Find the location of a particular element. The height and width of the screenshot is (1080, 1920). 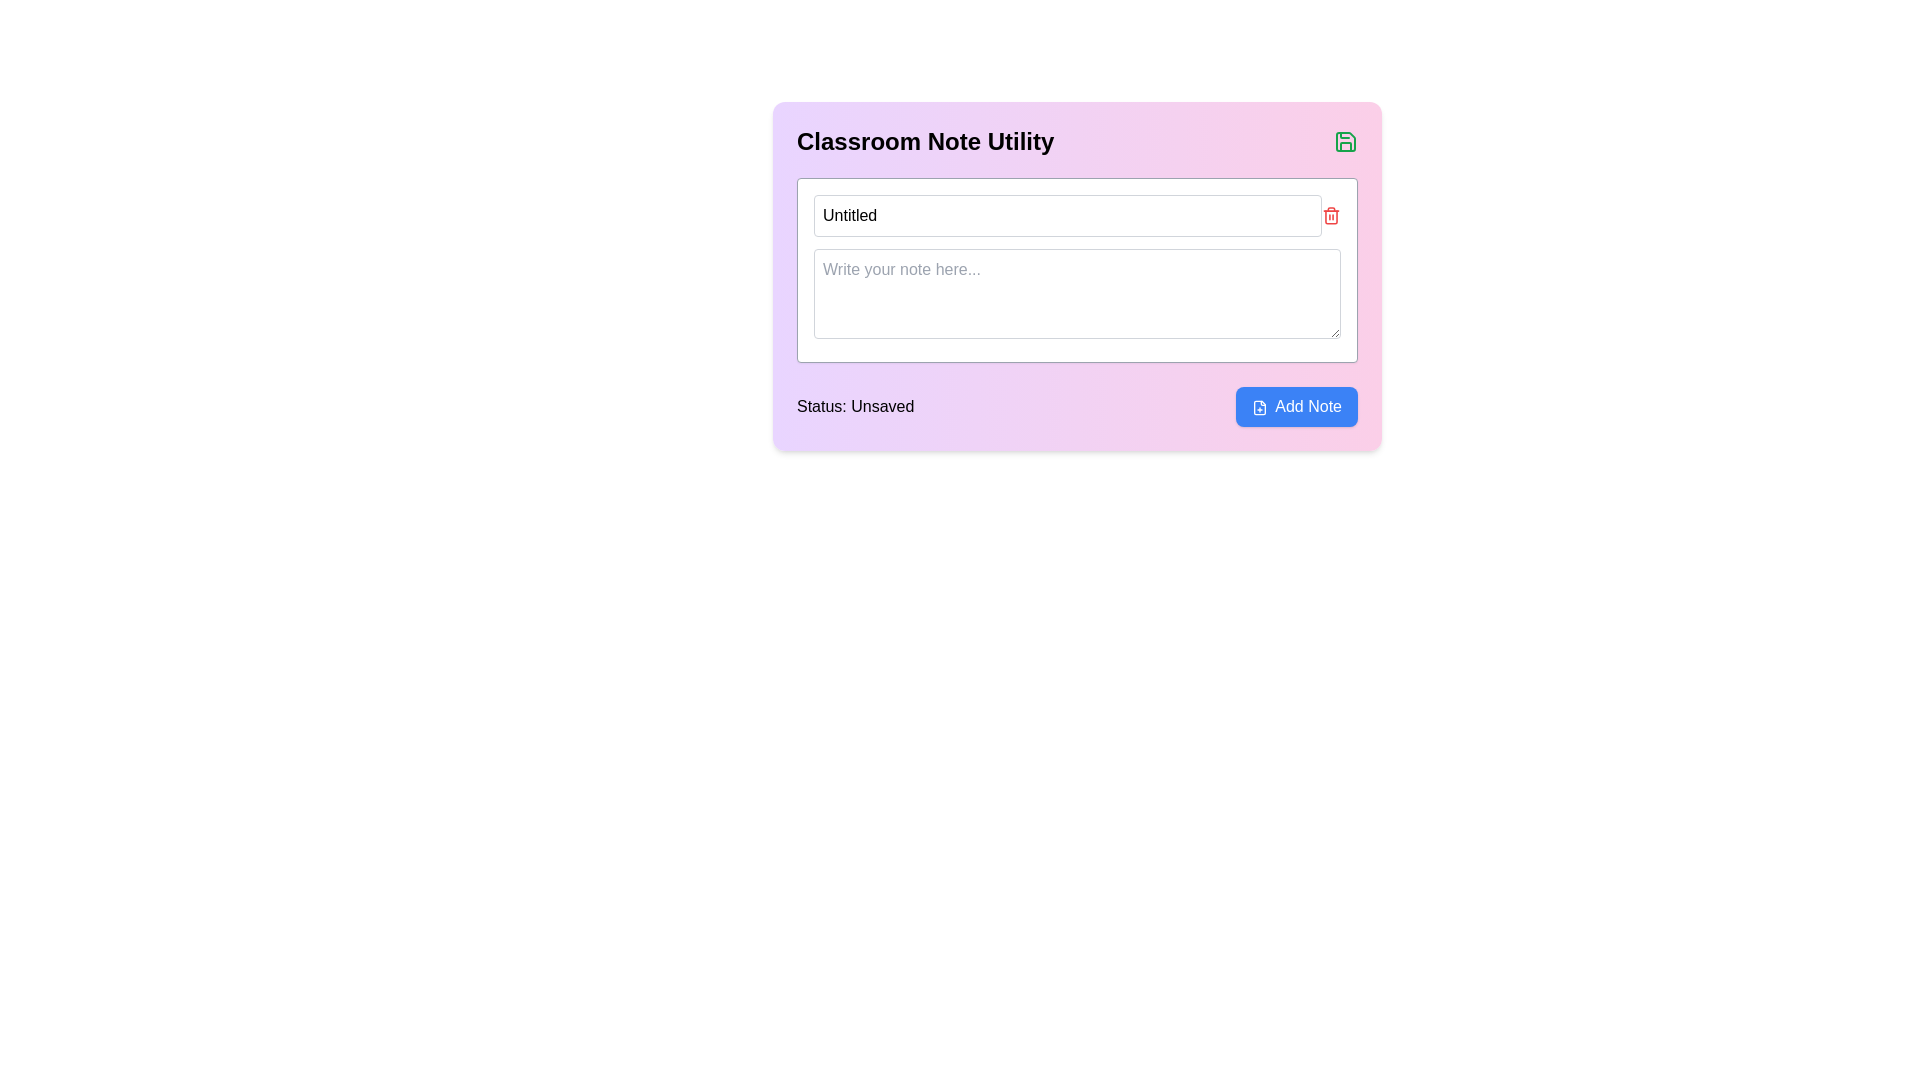

the save icon located in the upper right corner of the 'Classroom Note Utility' card is located at coordinates (1345, 141).